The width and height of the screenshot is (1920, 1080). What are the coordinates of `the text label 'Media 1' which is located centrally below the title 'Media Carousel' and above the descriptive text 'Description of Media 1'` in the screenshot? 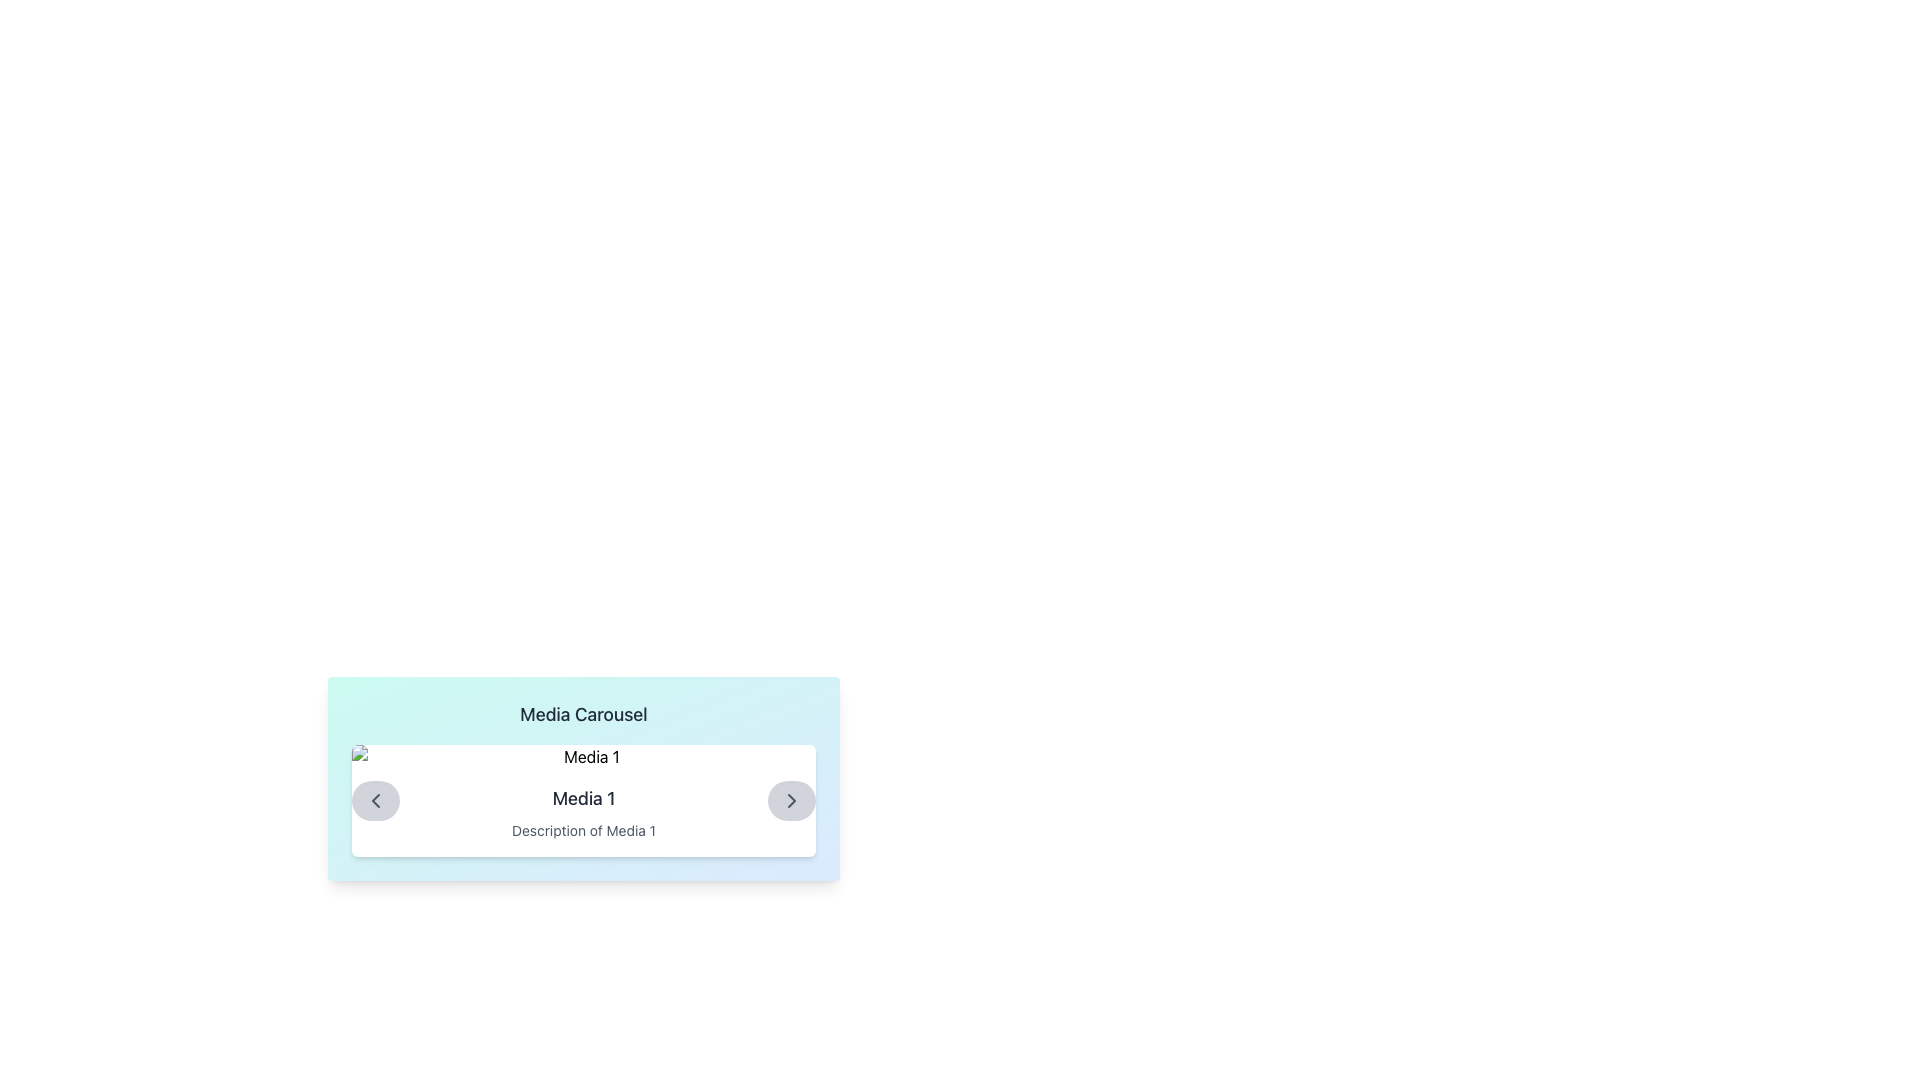 It's located at (583, 797).